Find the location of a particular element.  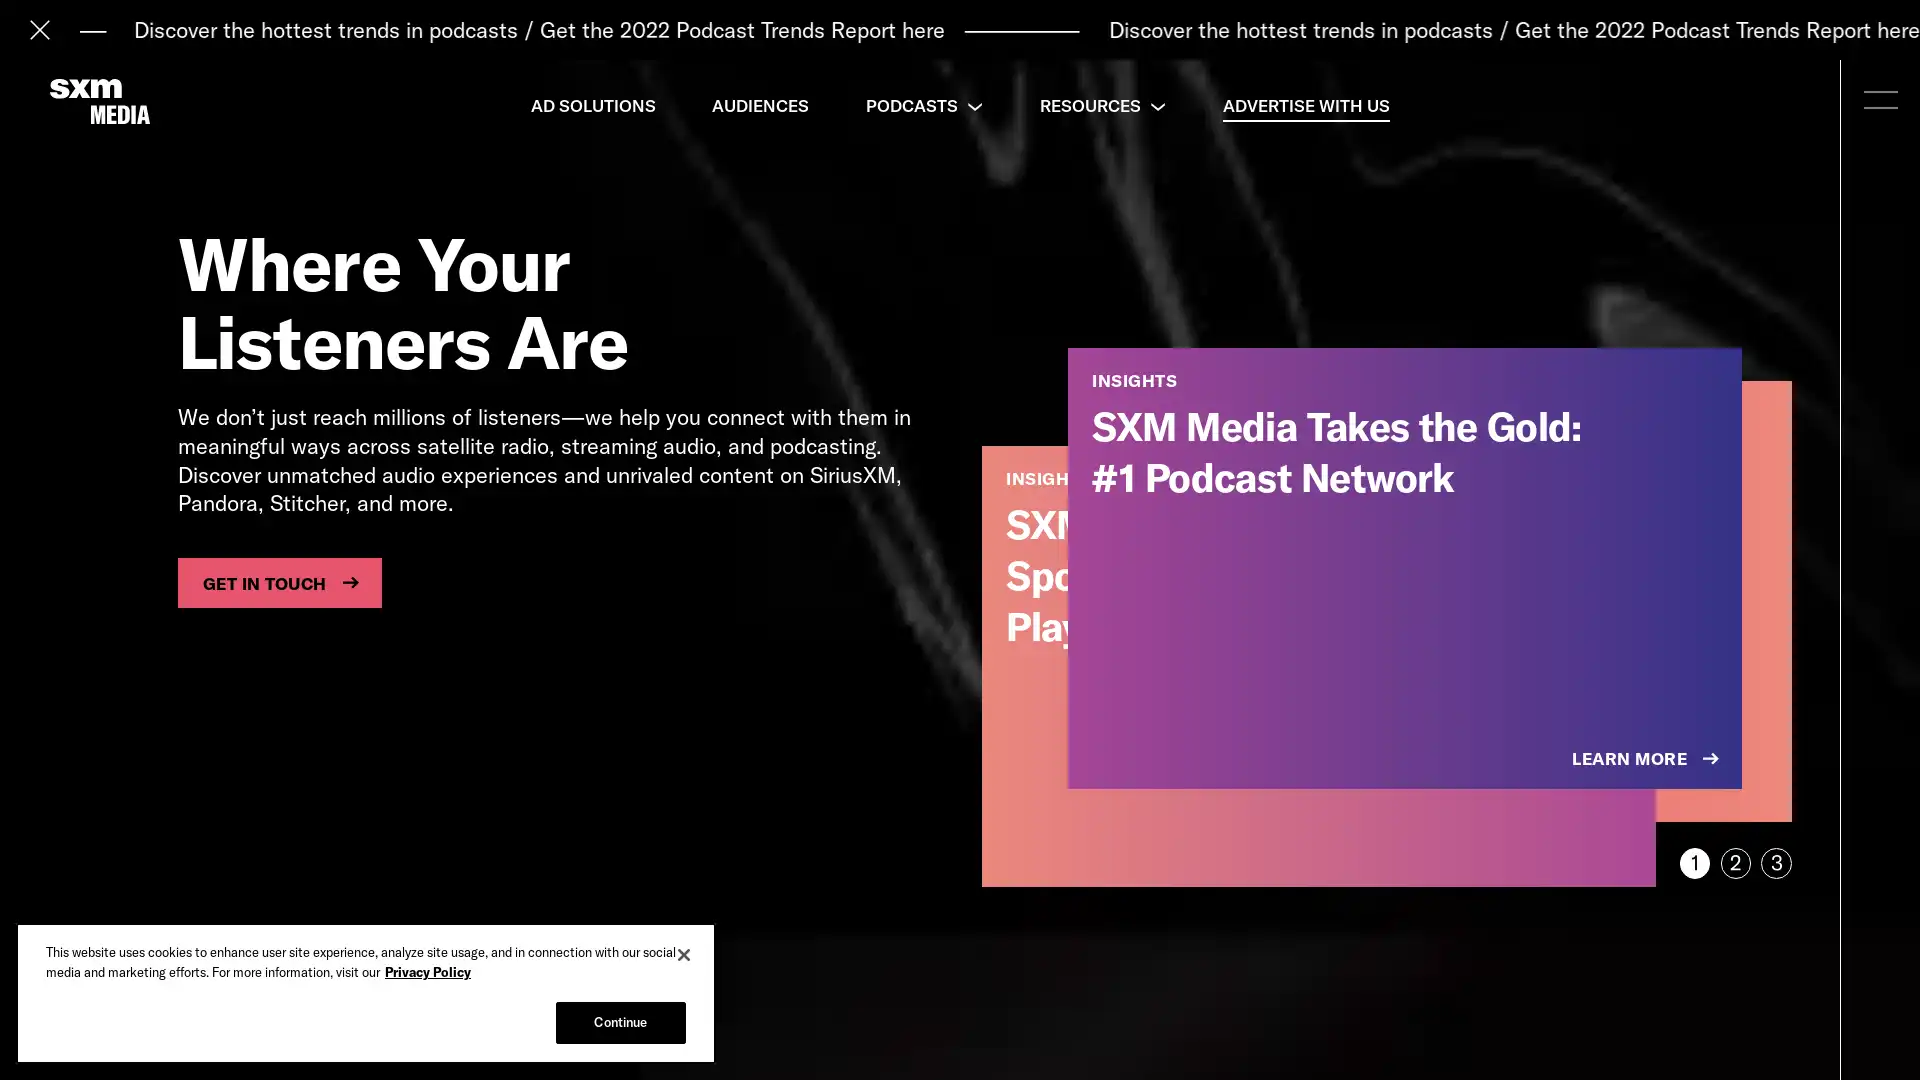

Continue is located at coordinates (619, 1022).